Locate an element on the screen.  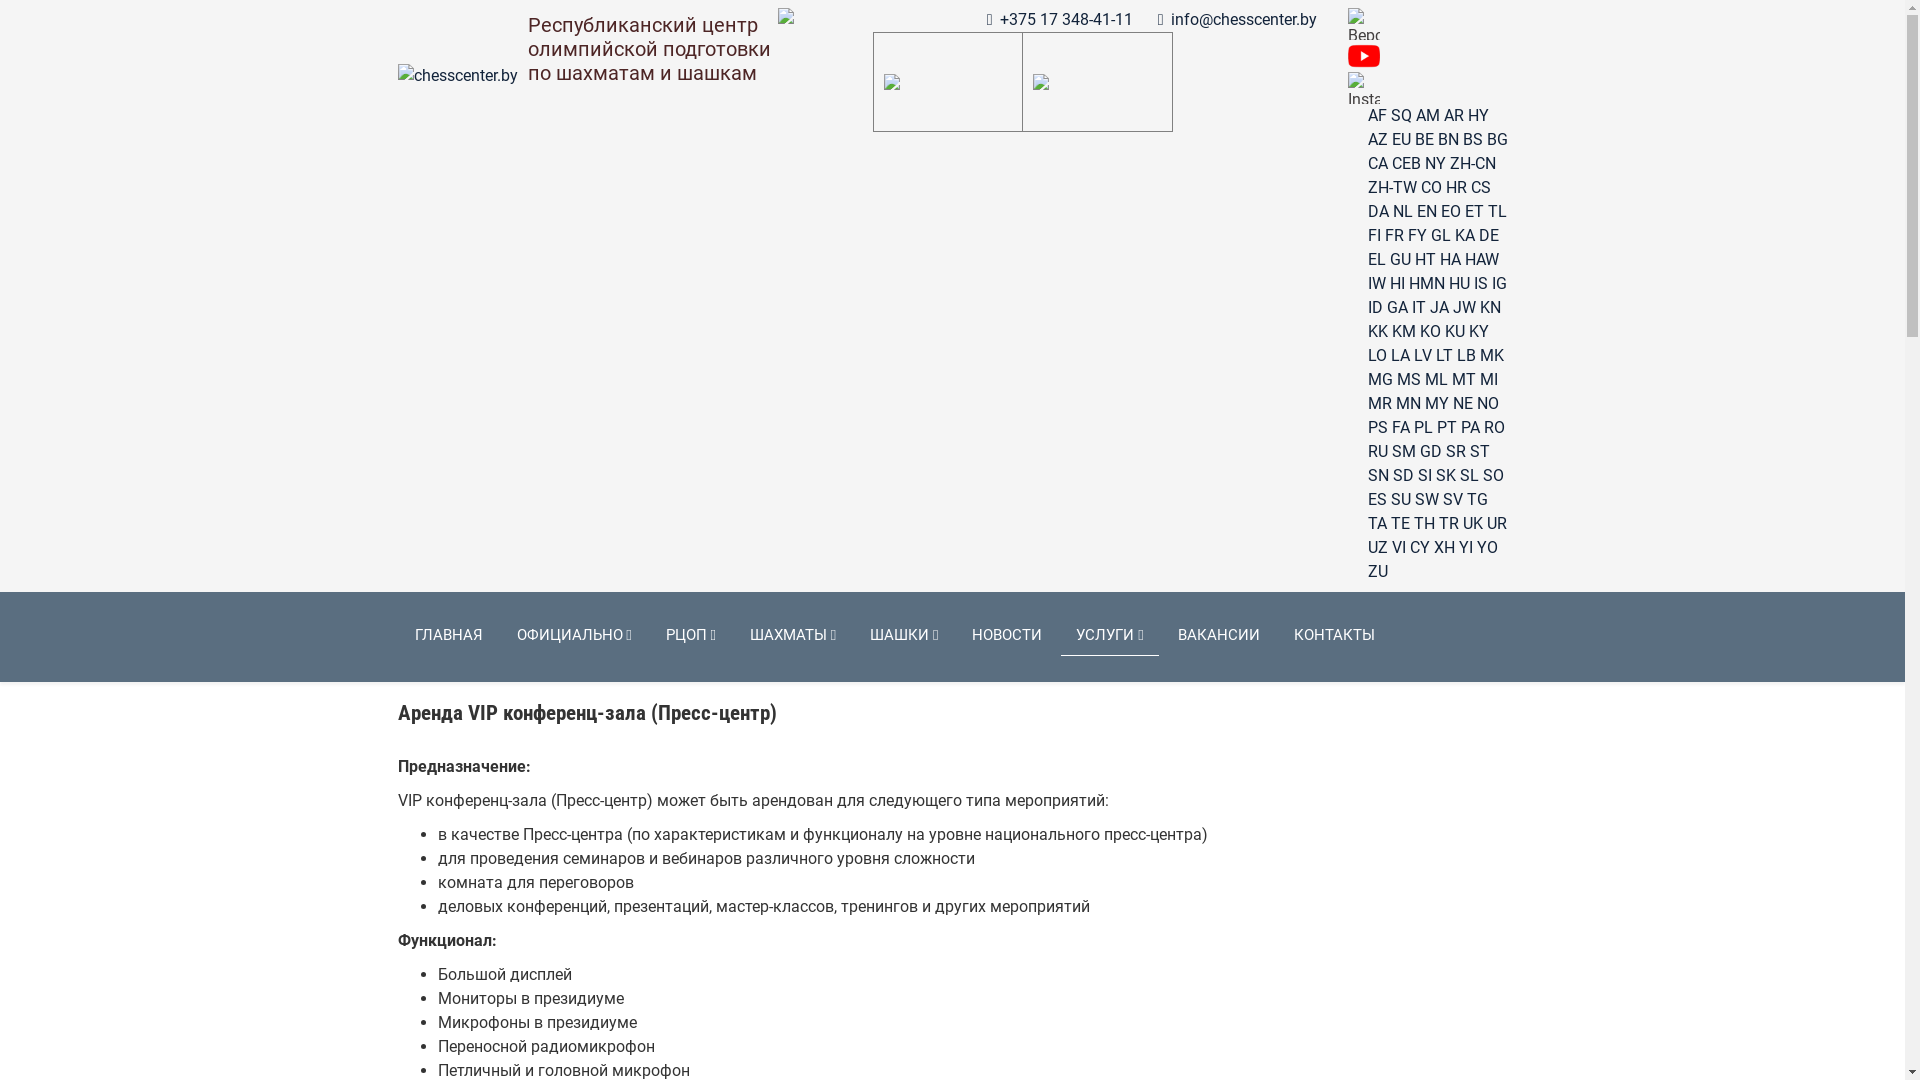
'RU' is located at coordinates (1376, 451).